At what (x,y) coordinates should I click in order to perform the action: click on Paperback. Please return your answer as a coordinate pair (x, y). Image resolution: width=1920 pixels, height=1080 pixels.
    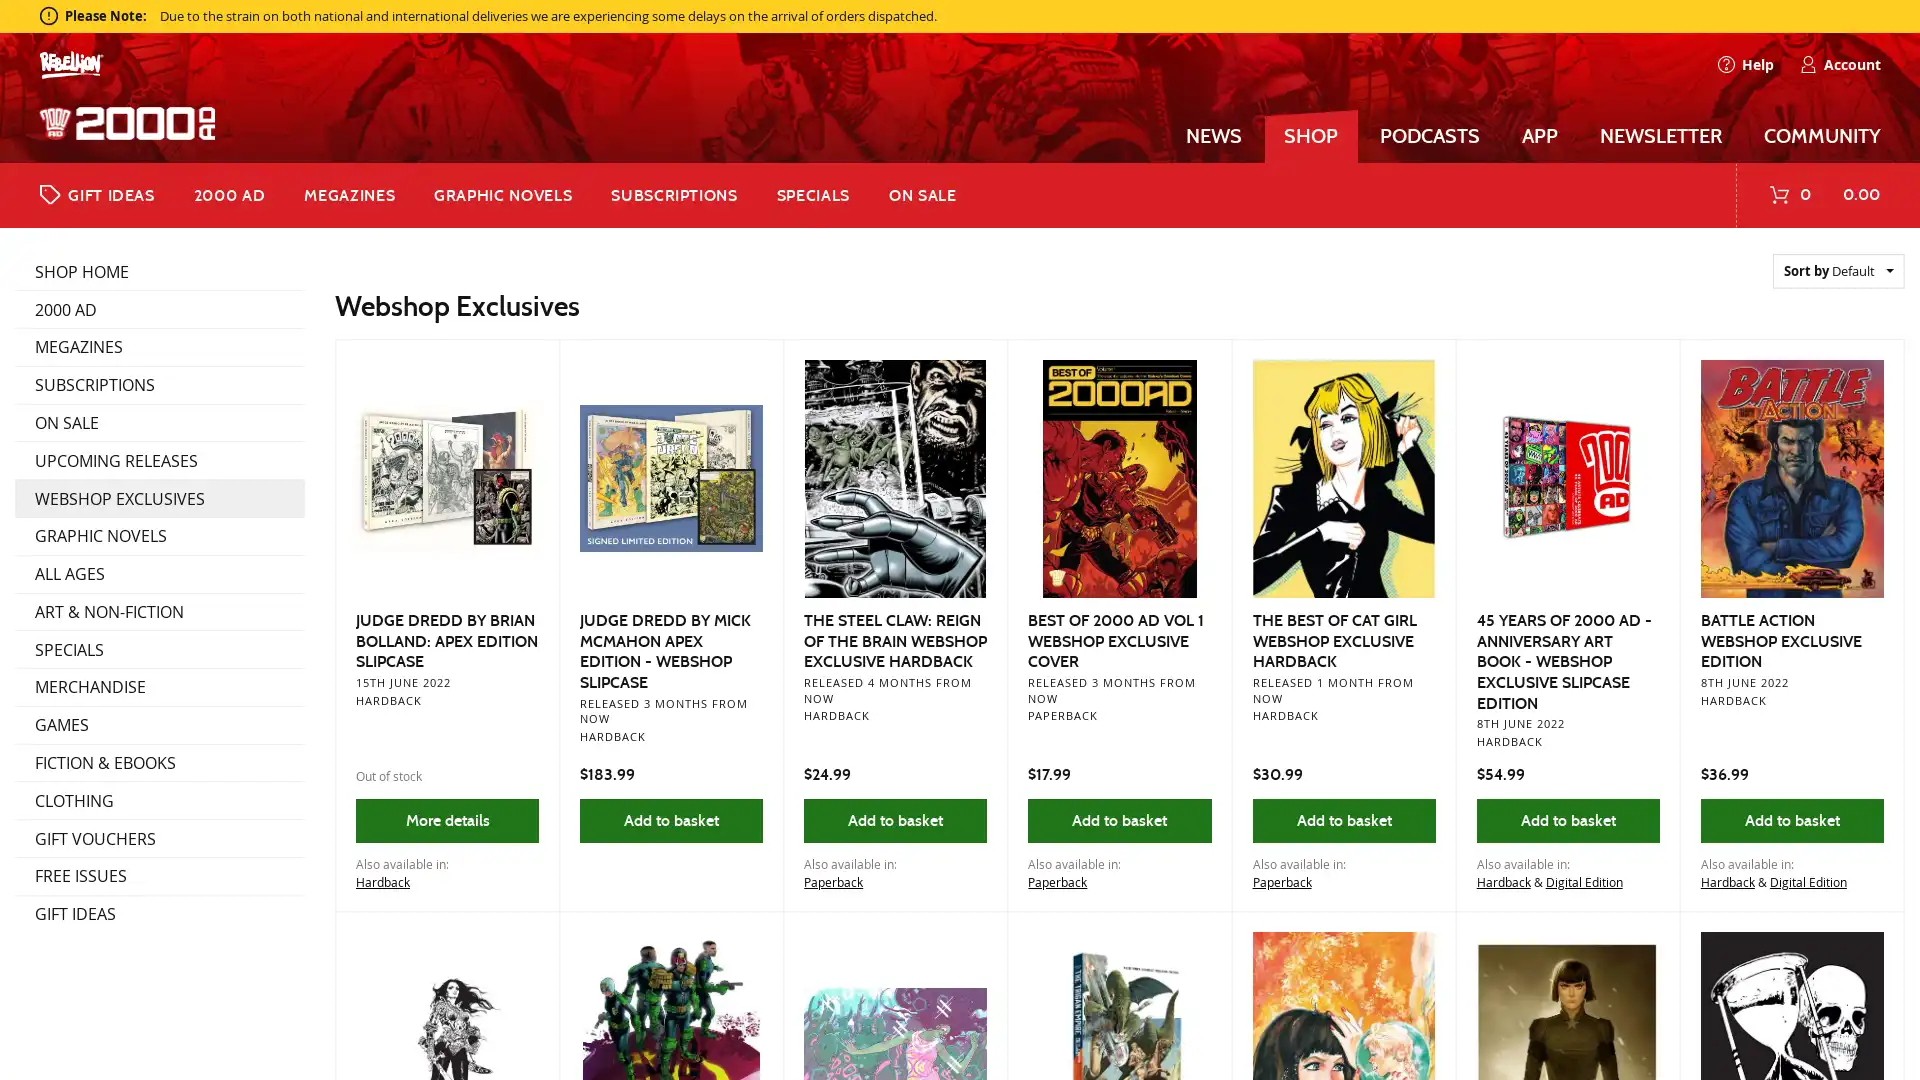
    Looking at the image, I should click on (1281, 881).